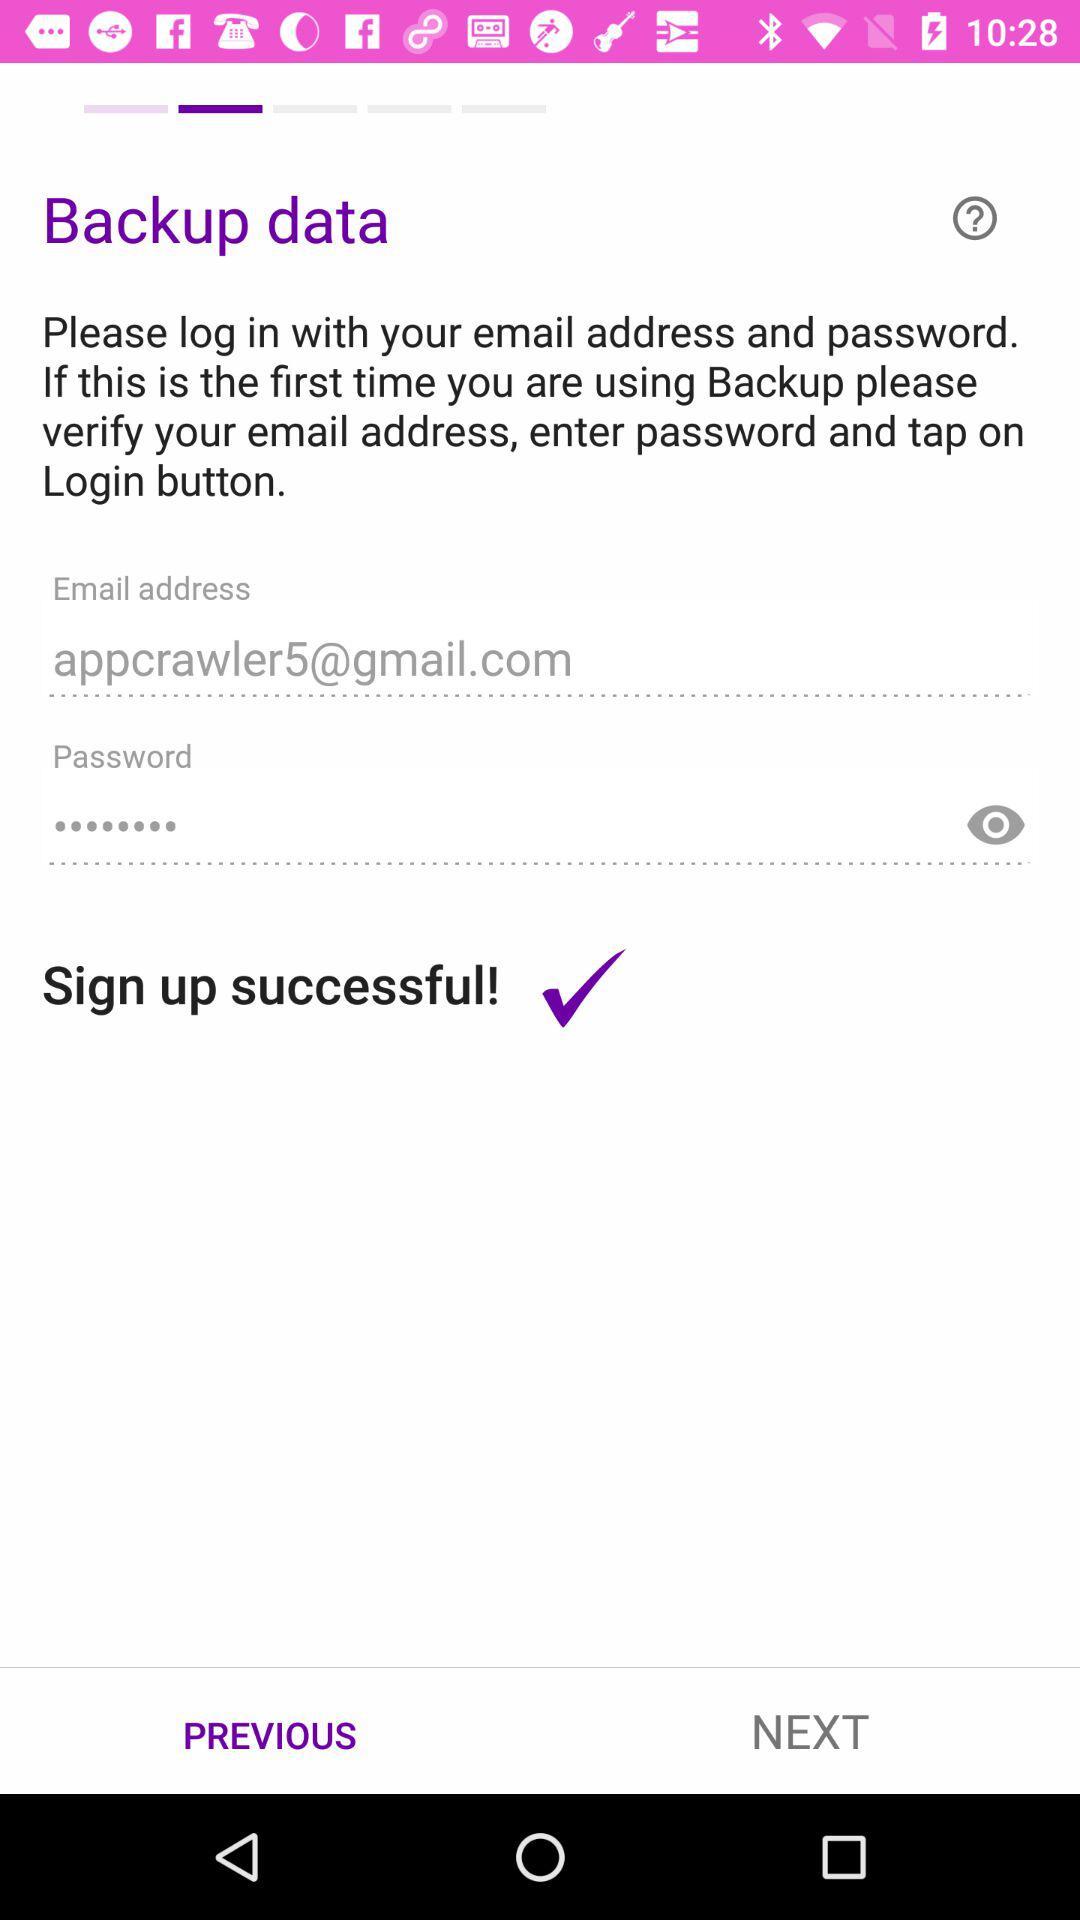 Image resolution: width=1080 pixels, height=1920 pixels. What do you see at coordinates (974, 218) in the screenshot?
I see `item above the please log in` at bounding box center [974, 218].